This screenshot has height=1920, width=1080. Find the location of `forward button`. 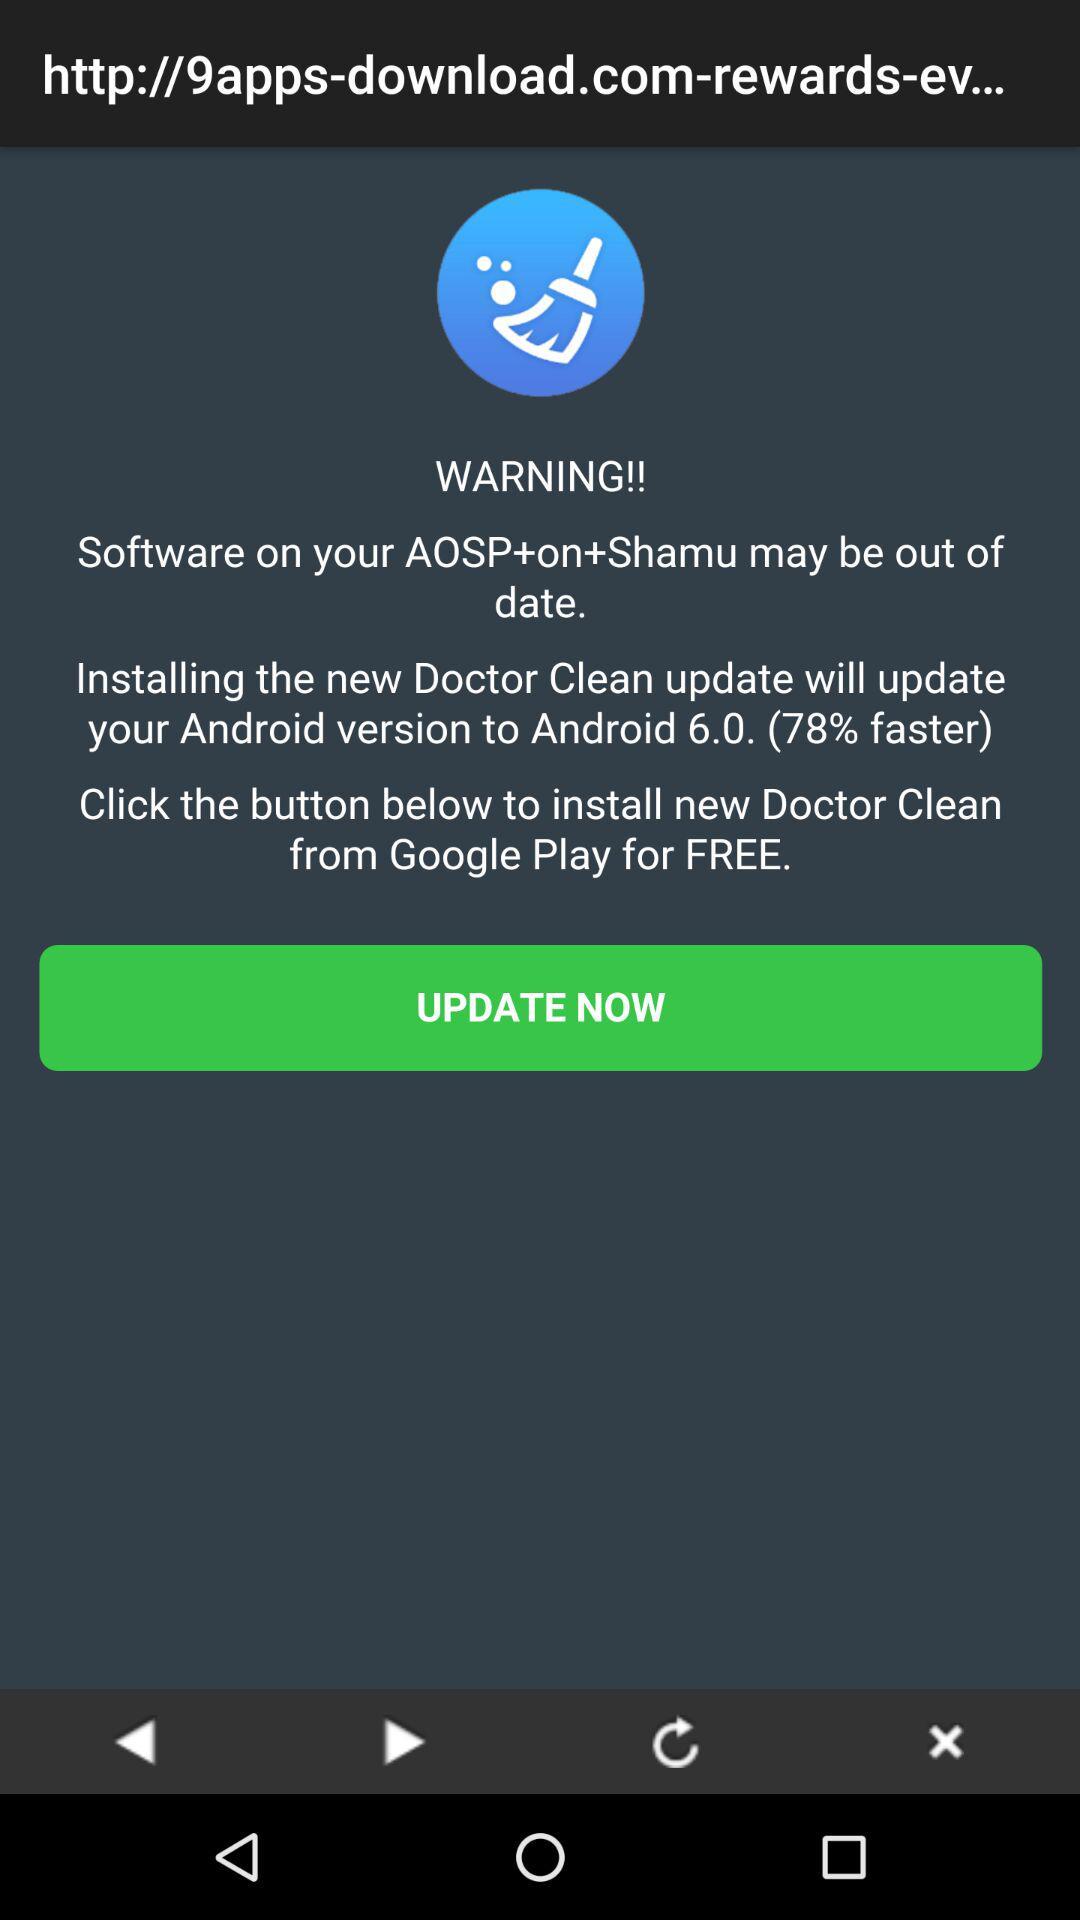

forward button is located at coordinates (405, 1740).